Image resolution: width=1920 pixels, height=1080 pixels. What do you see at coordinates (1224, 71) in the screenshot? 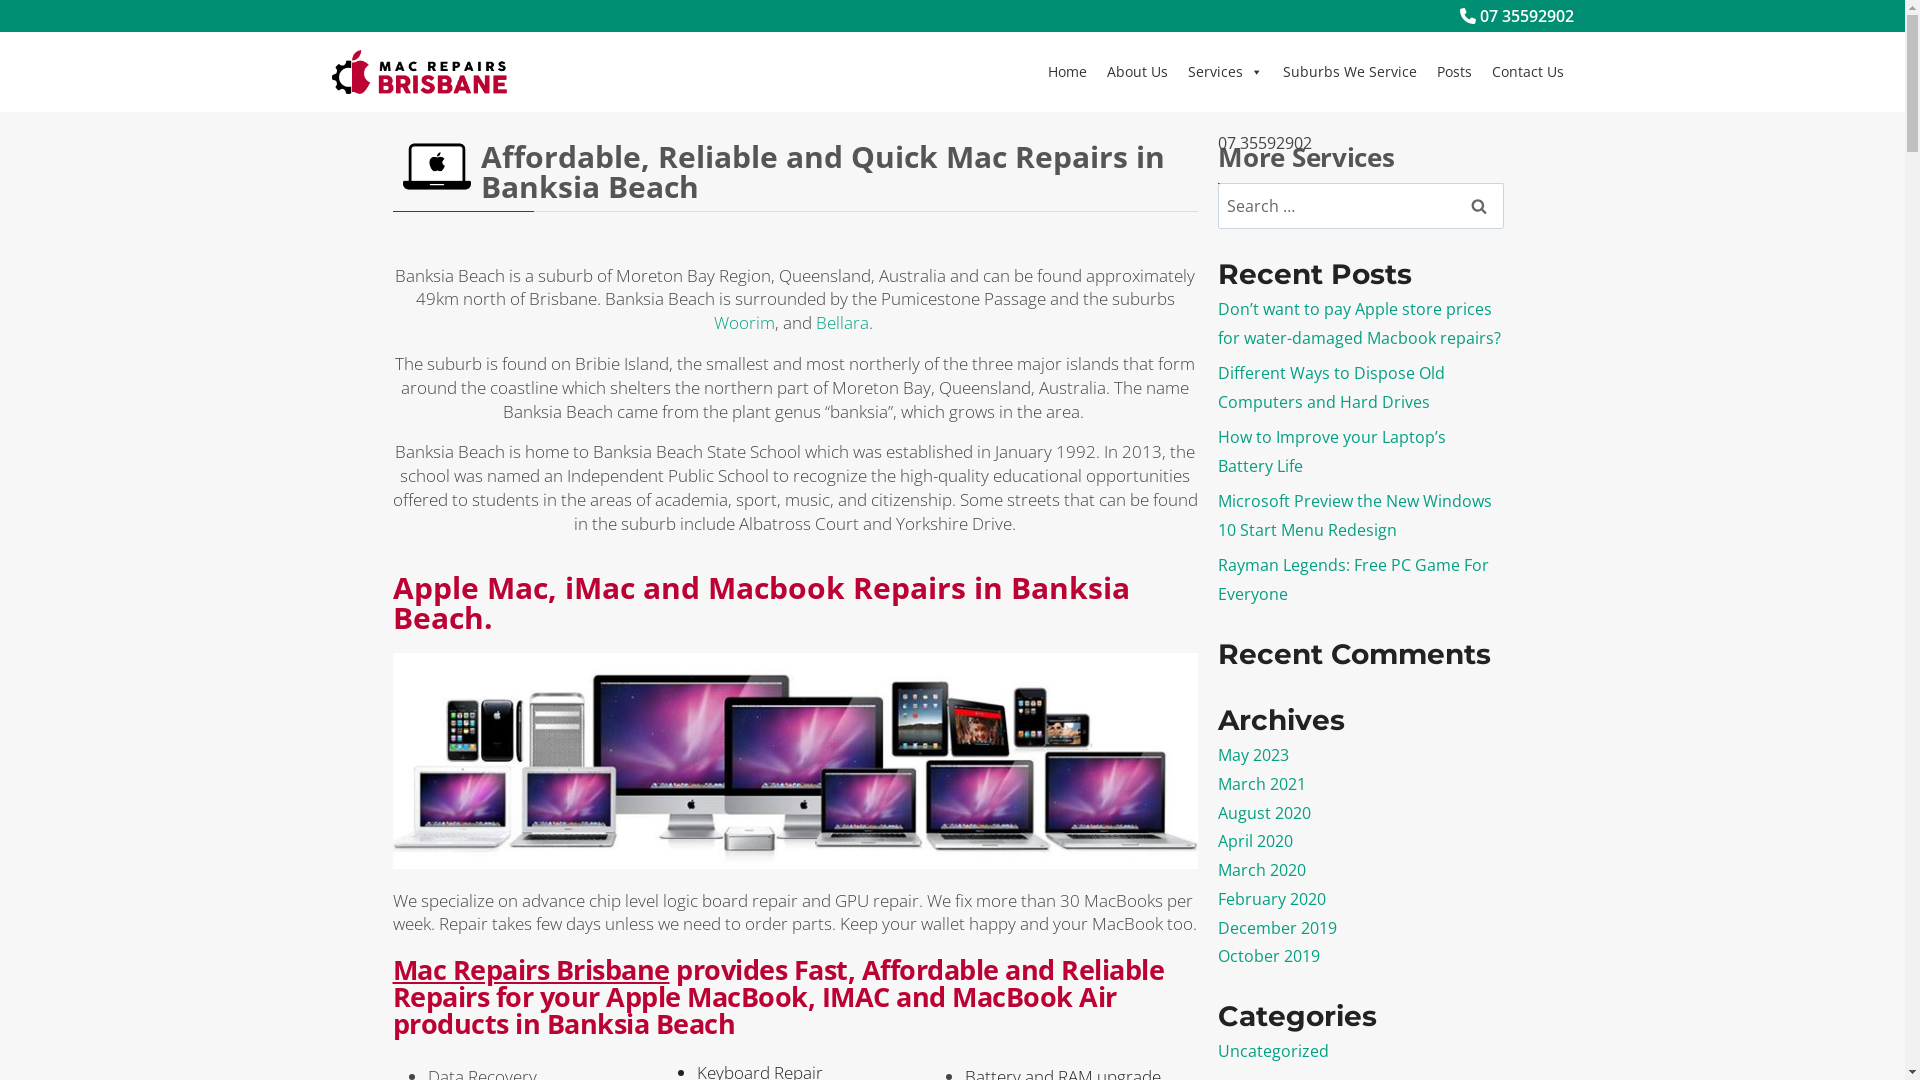
I see `'Services'` at bounding box center [1224, 71].